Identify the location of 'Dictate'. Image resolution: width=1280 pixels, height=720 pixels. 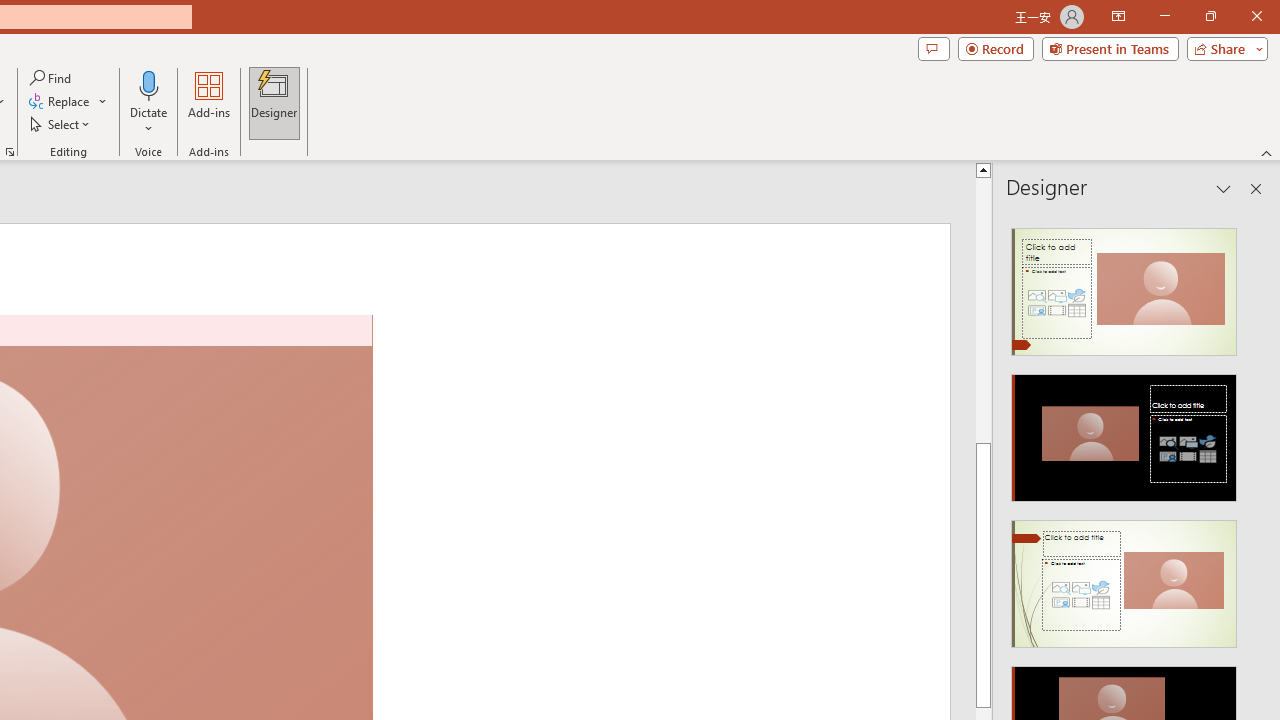
(148, 103).